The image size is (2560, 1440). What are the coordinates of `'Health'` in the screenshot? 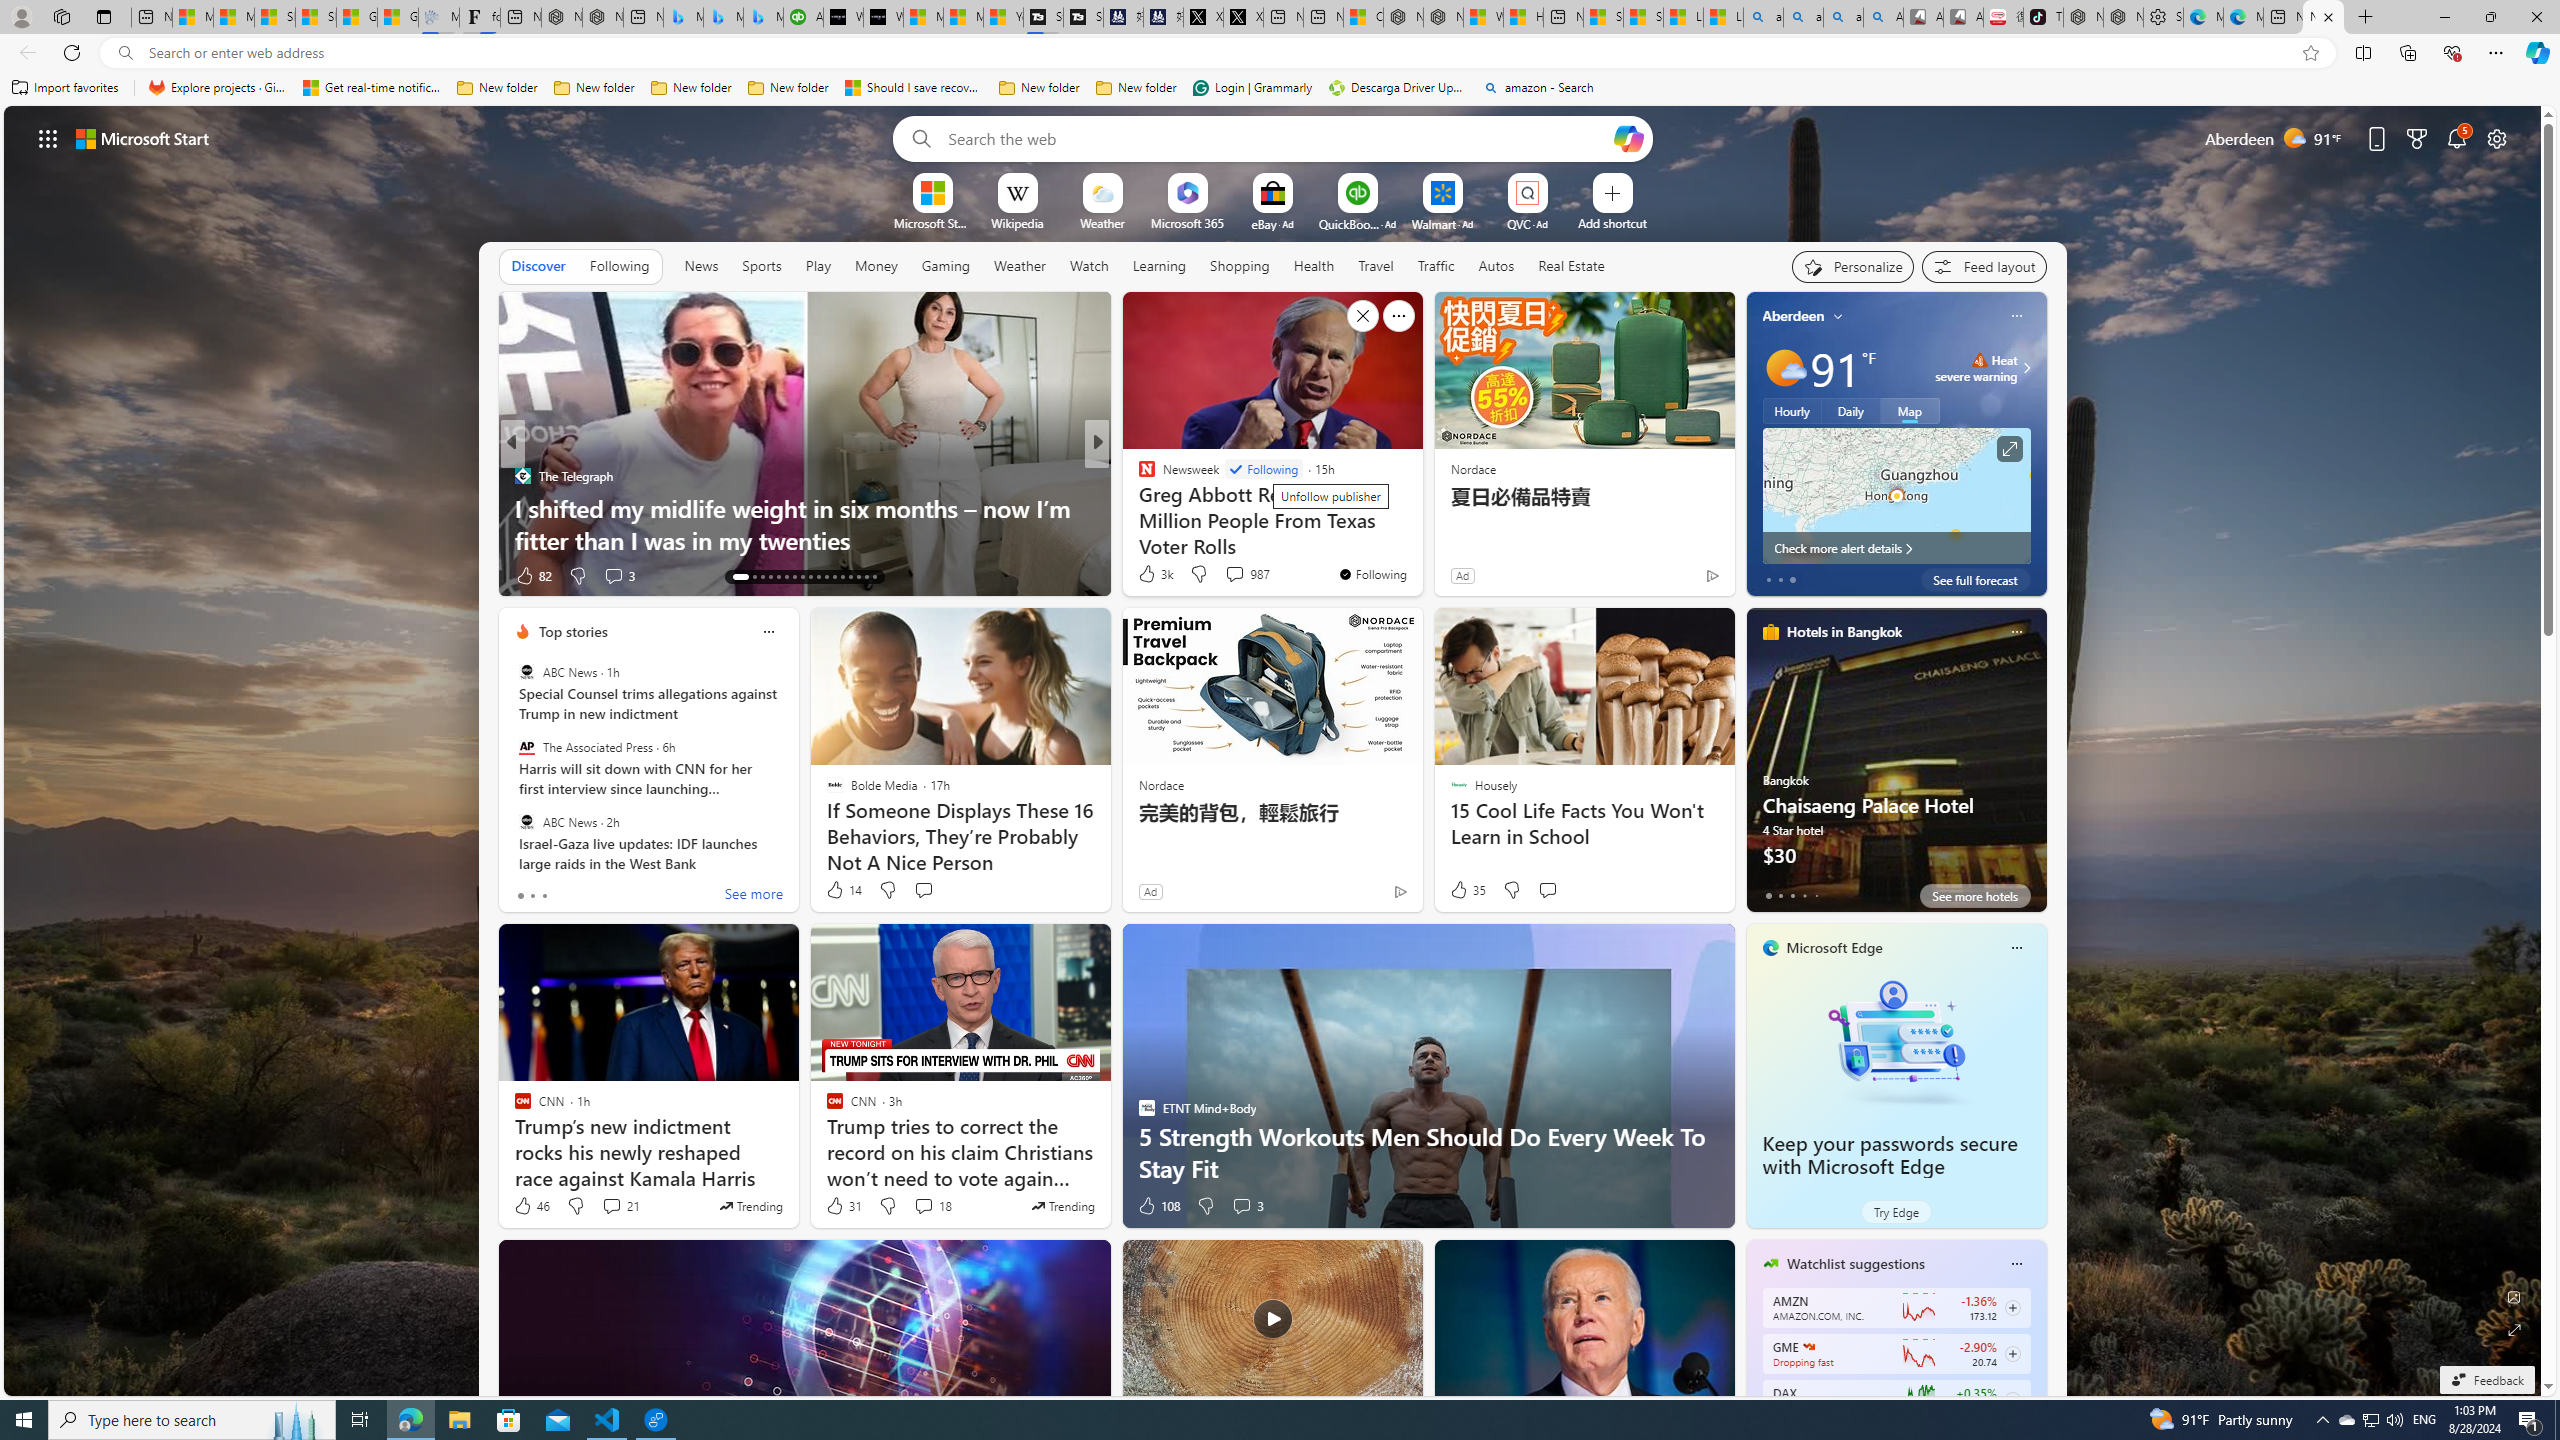 It's located at (1312, 264).